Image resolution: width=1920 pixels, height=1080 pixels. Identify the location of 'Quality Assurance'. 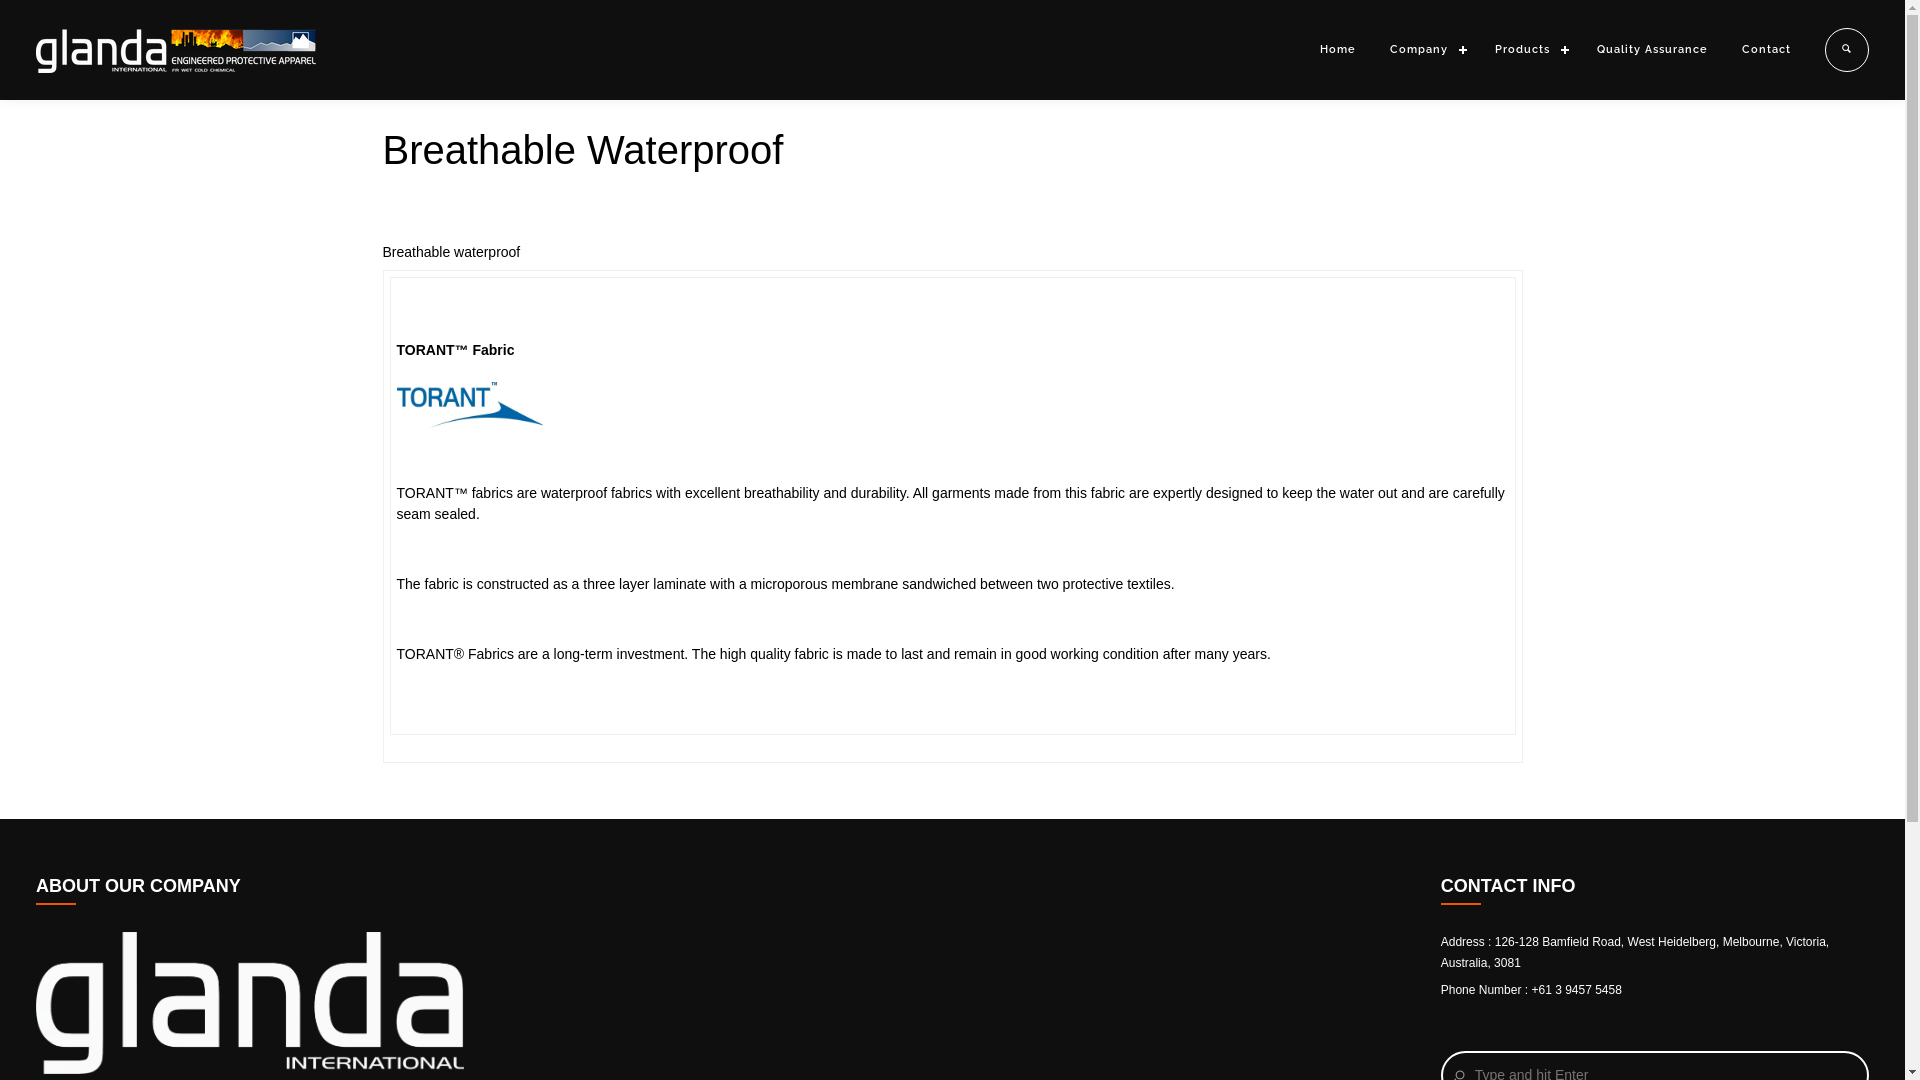
(1652, 49).